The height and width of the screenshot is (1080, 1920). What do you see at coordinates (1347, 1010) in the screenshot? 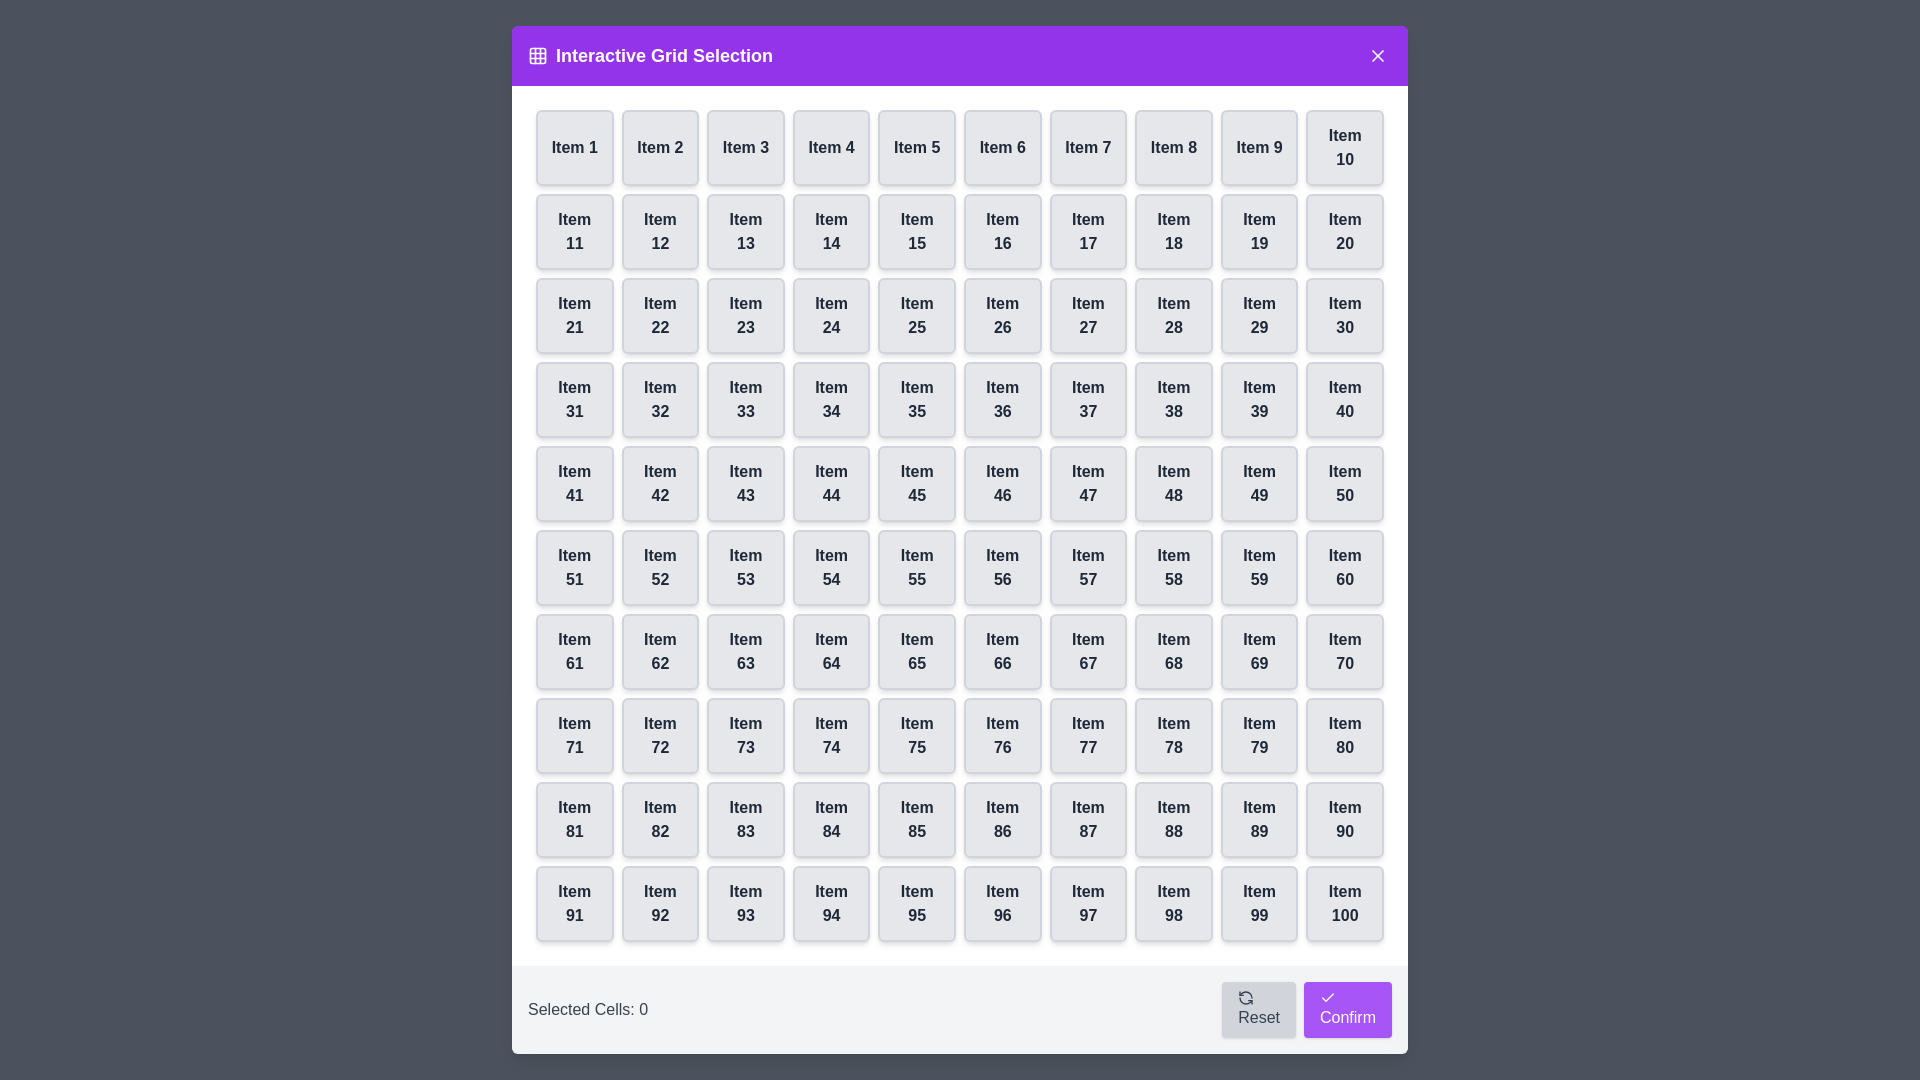
I see `the 'Confirm' button to confirm the current selection` at bounding box center [1347, 1010].